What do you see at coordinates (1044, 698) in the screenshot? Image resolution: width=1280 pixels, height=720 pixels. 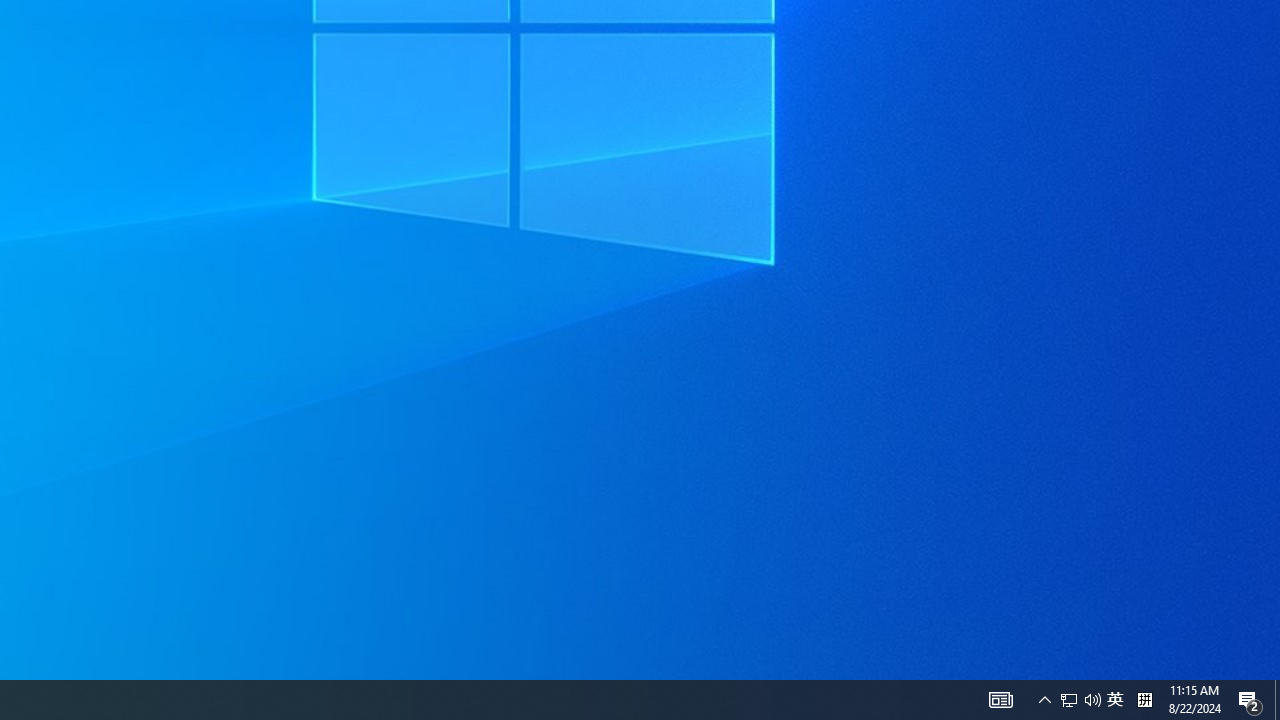 I see `'Notification Chevron'` at bounding box center [1044, 698].